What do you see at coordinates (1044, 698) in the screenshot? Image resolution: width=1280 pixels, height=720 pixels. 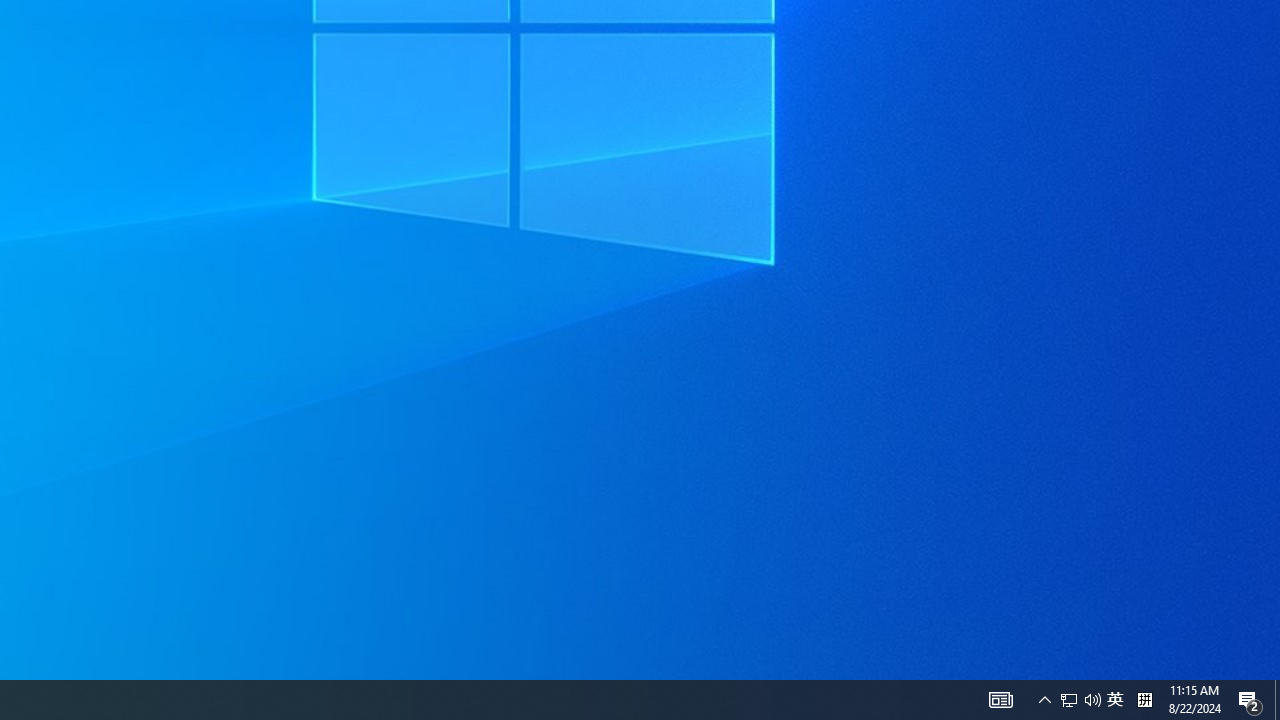 I see `'Notification Chevron'` at bounding box center [1044, 698].